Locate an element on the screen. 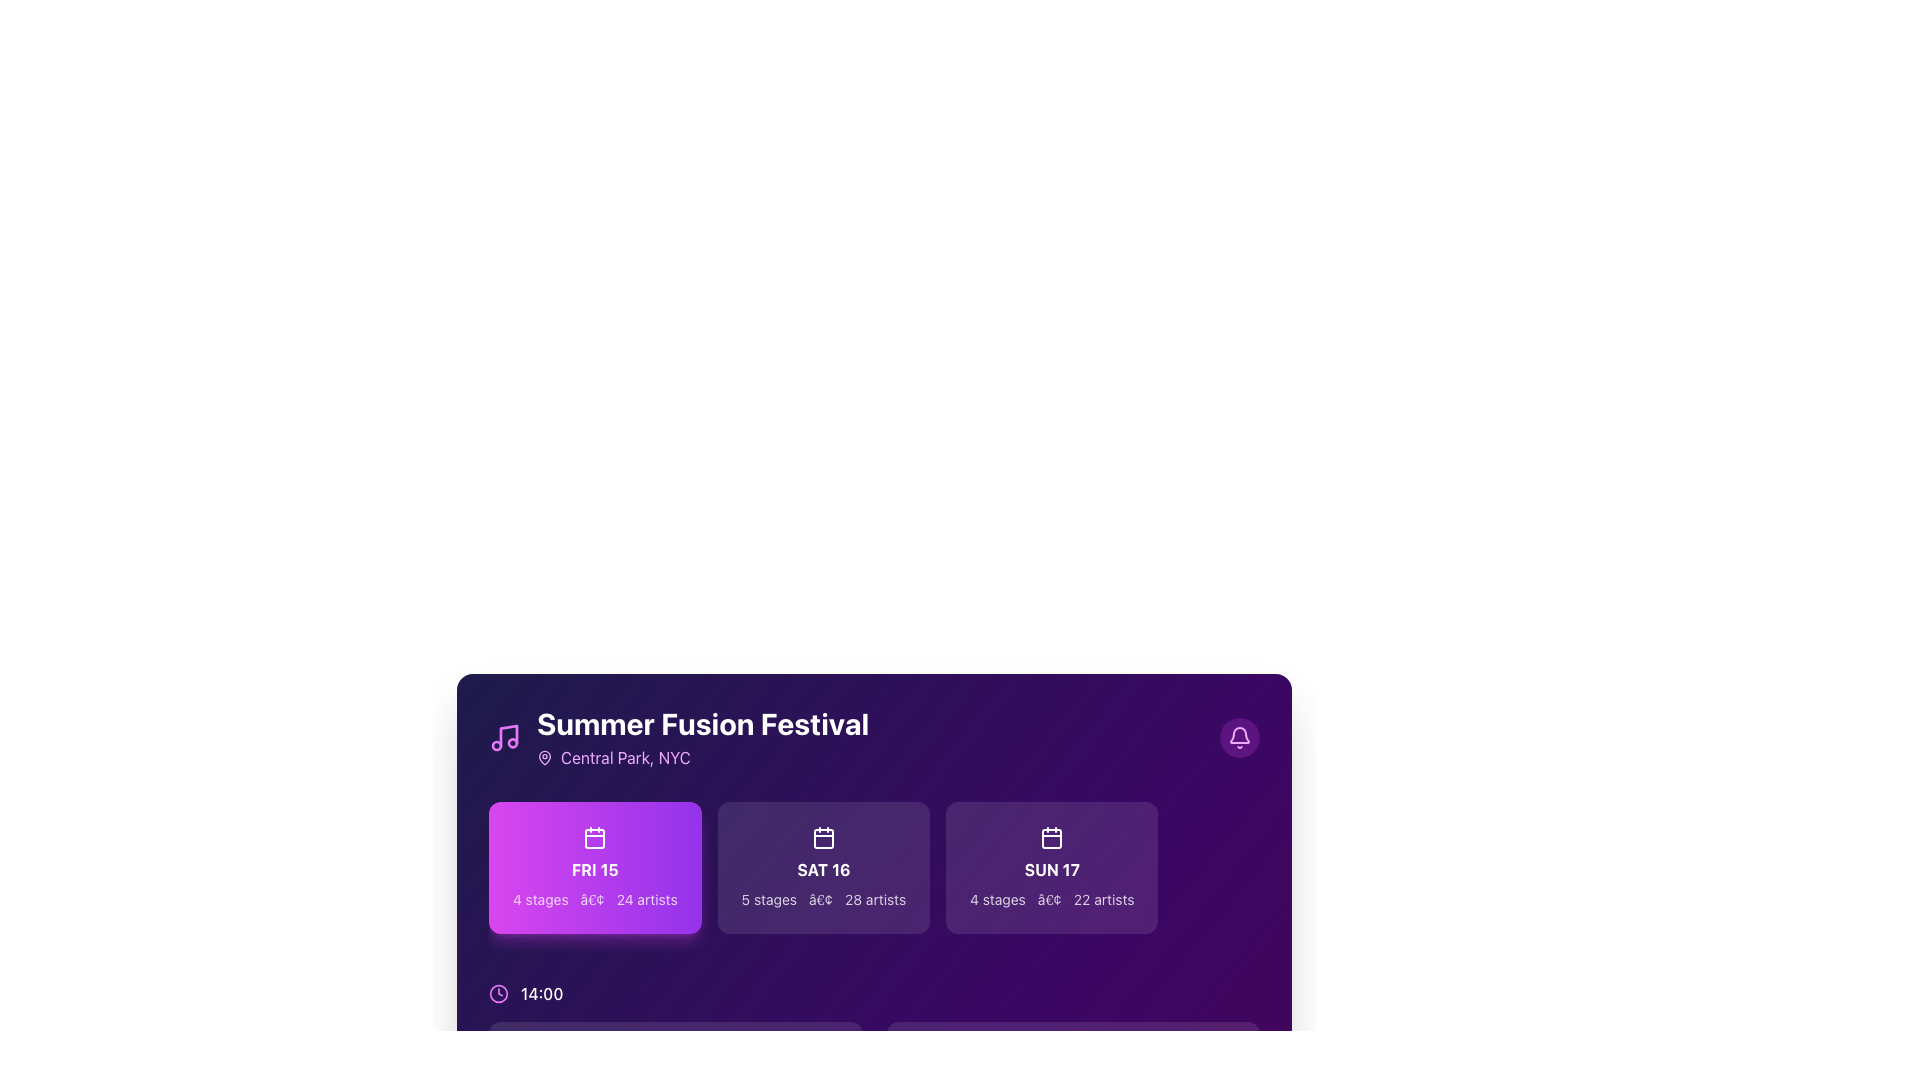 The image size is (1920, 1080). the static text label displaying 'Central Park, NYC' in vibrant fuchsia color, which is positioned to the right of a map pin icon on a dark-themed card is located at coordinates (624, 758).